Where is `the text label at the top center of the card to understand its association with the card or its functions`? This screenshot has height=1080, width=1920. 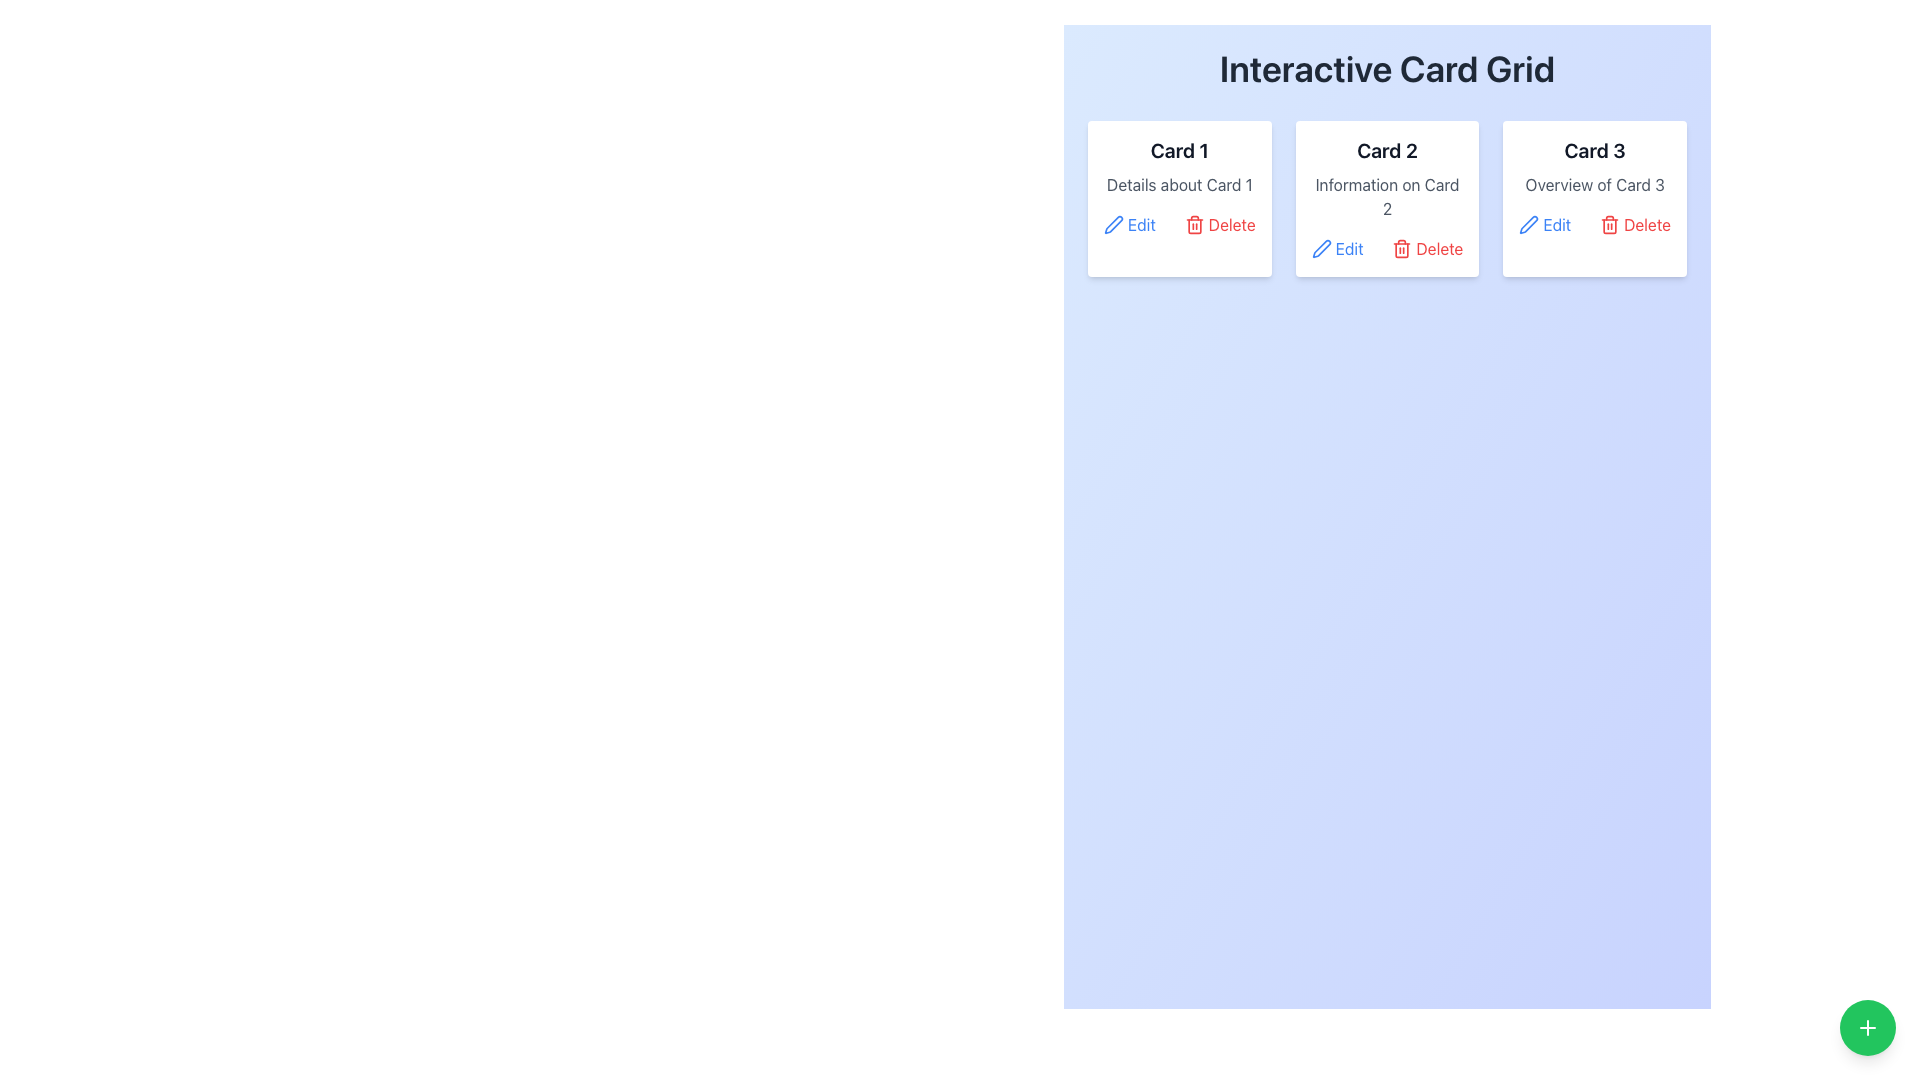 the text label at the top center of the card to understand its association with the card or its functions is located at coordinates (1179, 149).